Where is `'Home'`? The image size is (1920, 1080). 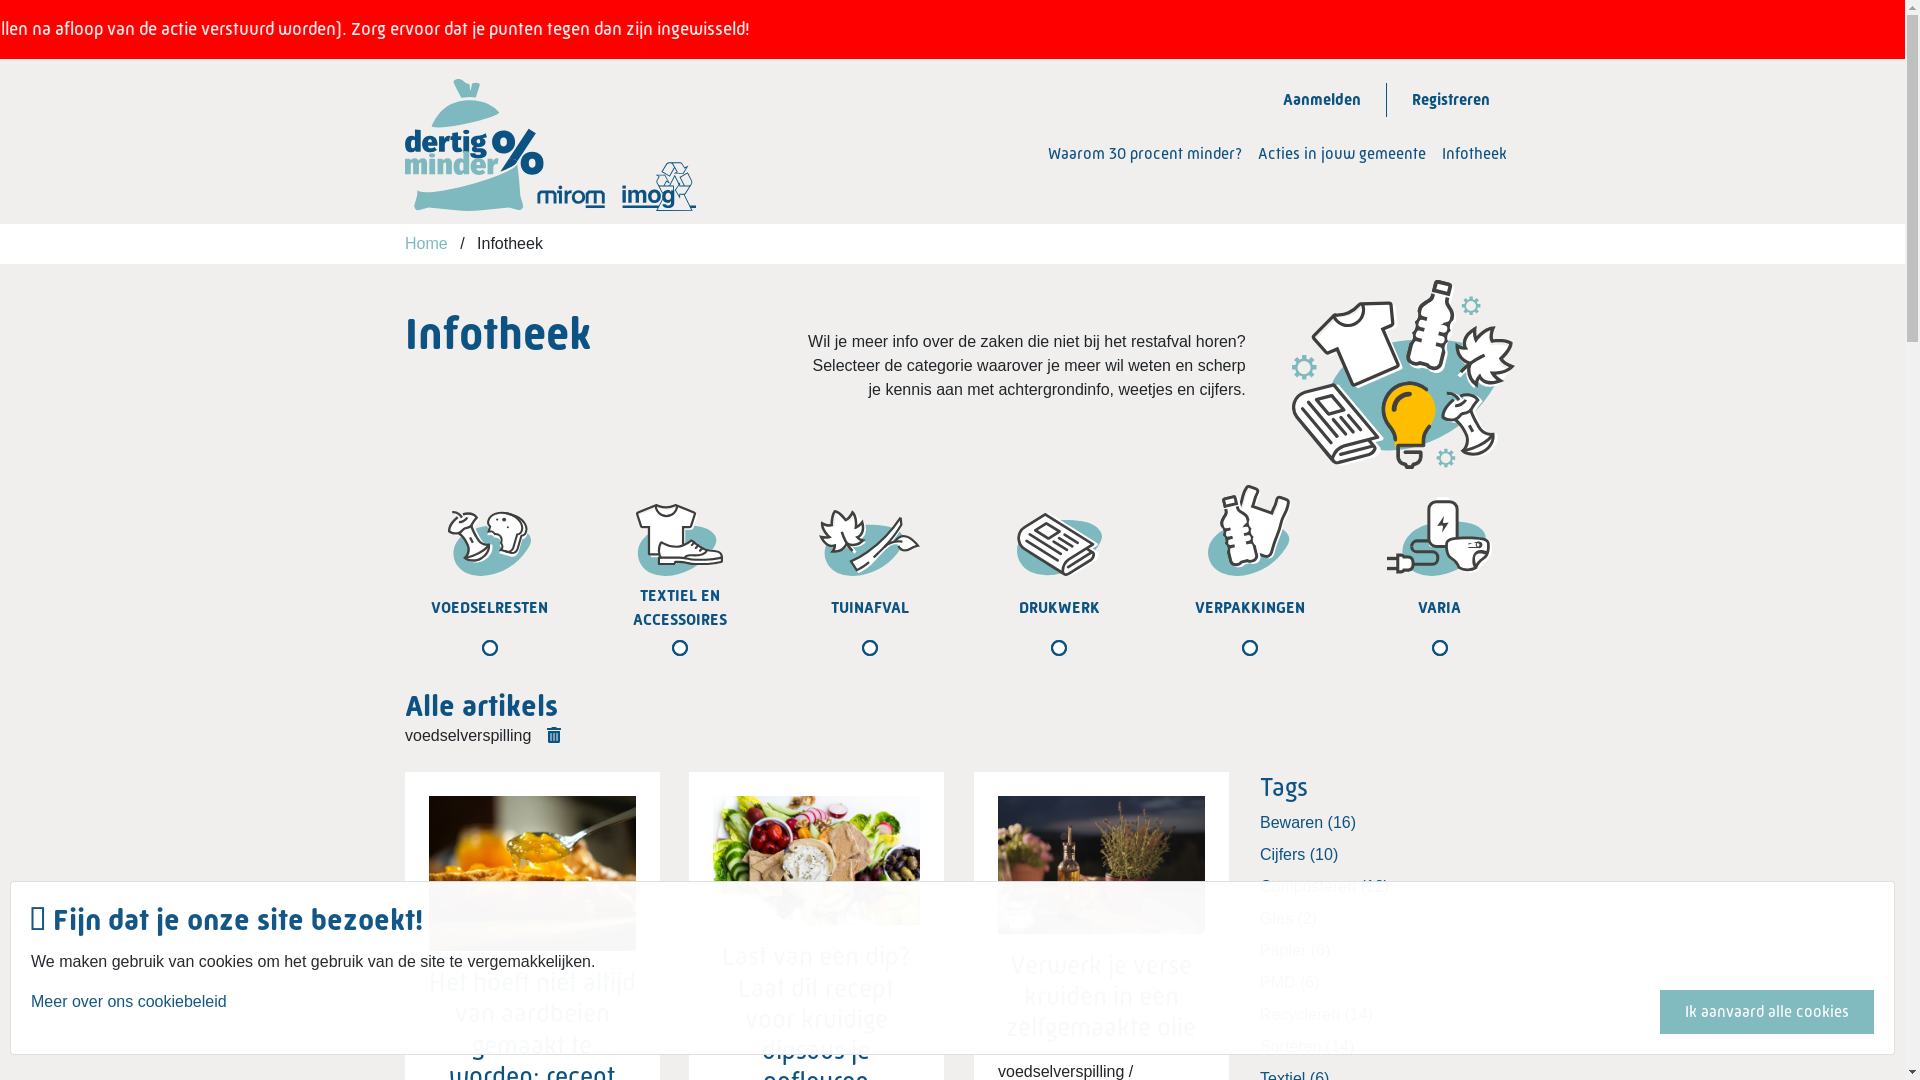
'Home' is located at coordinates (403, 242).